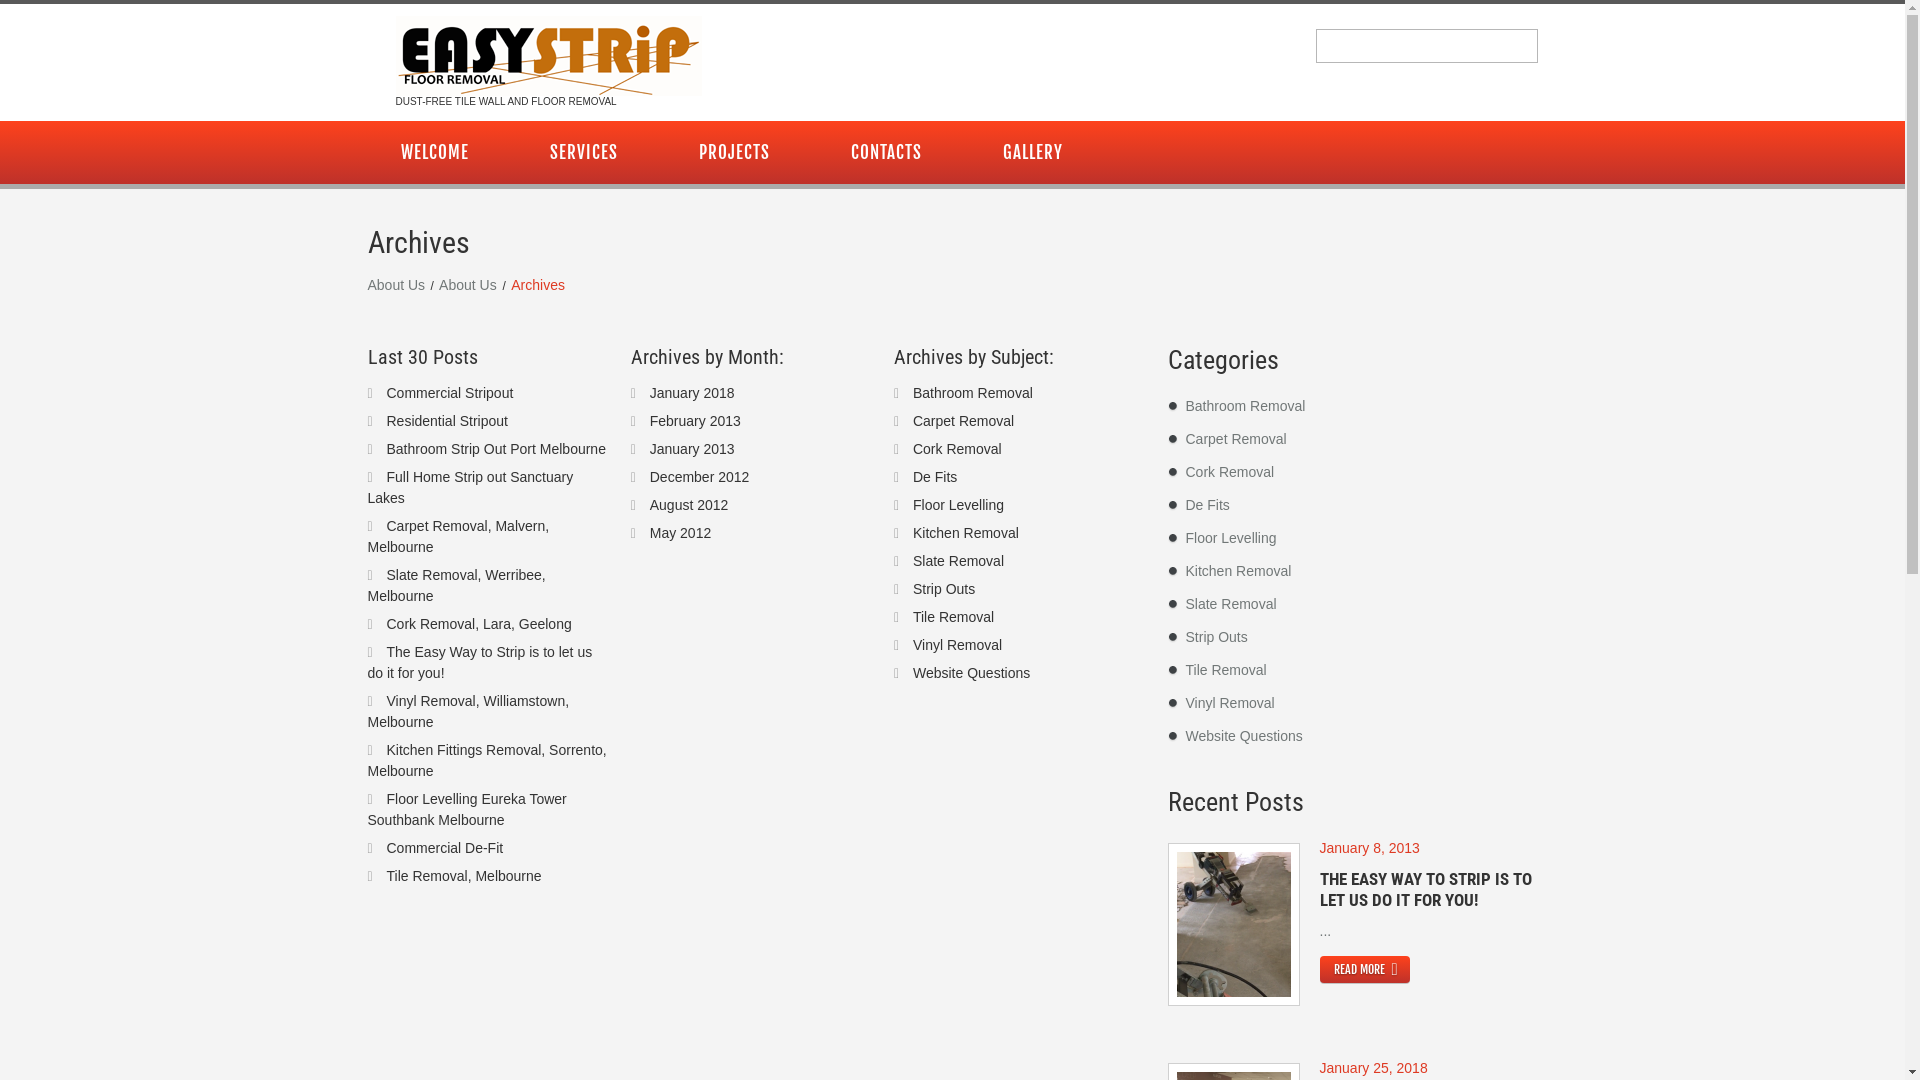 The height and width of the screenshot is (1080, 1920). Describe the element at coordinates (1320, 968) in the screenshot. I see `'READ MORE'` at that location.